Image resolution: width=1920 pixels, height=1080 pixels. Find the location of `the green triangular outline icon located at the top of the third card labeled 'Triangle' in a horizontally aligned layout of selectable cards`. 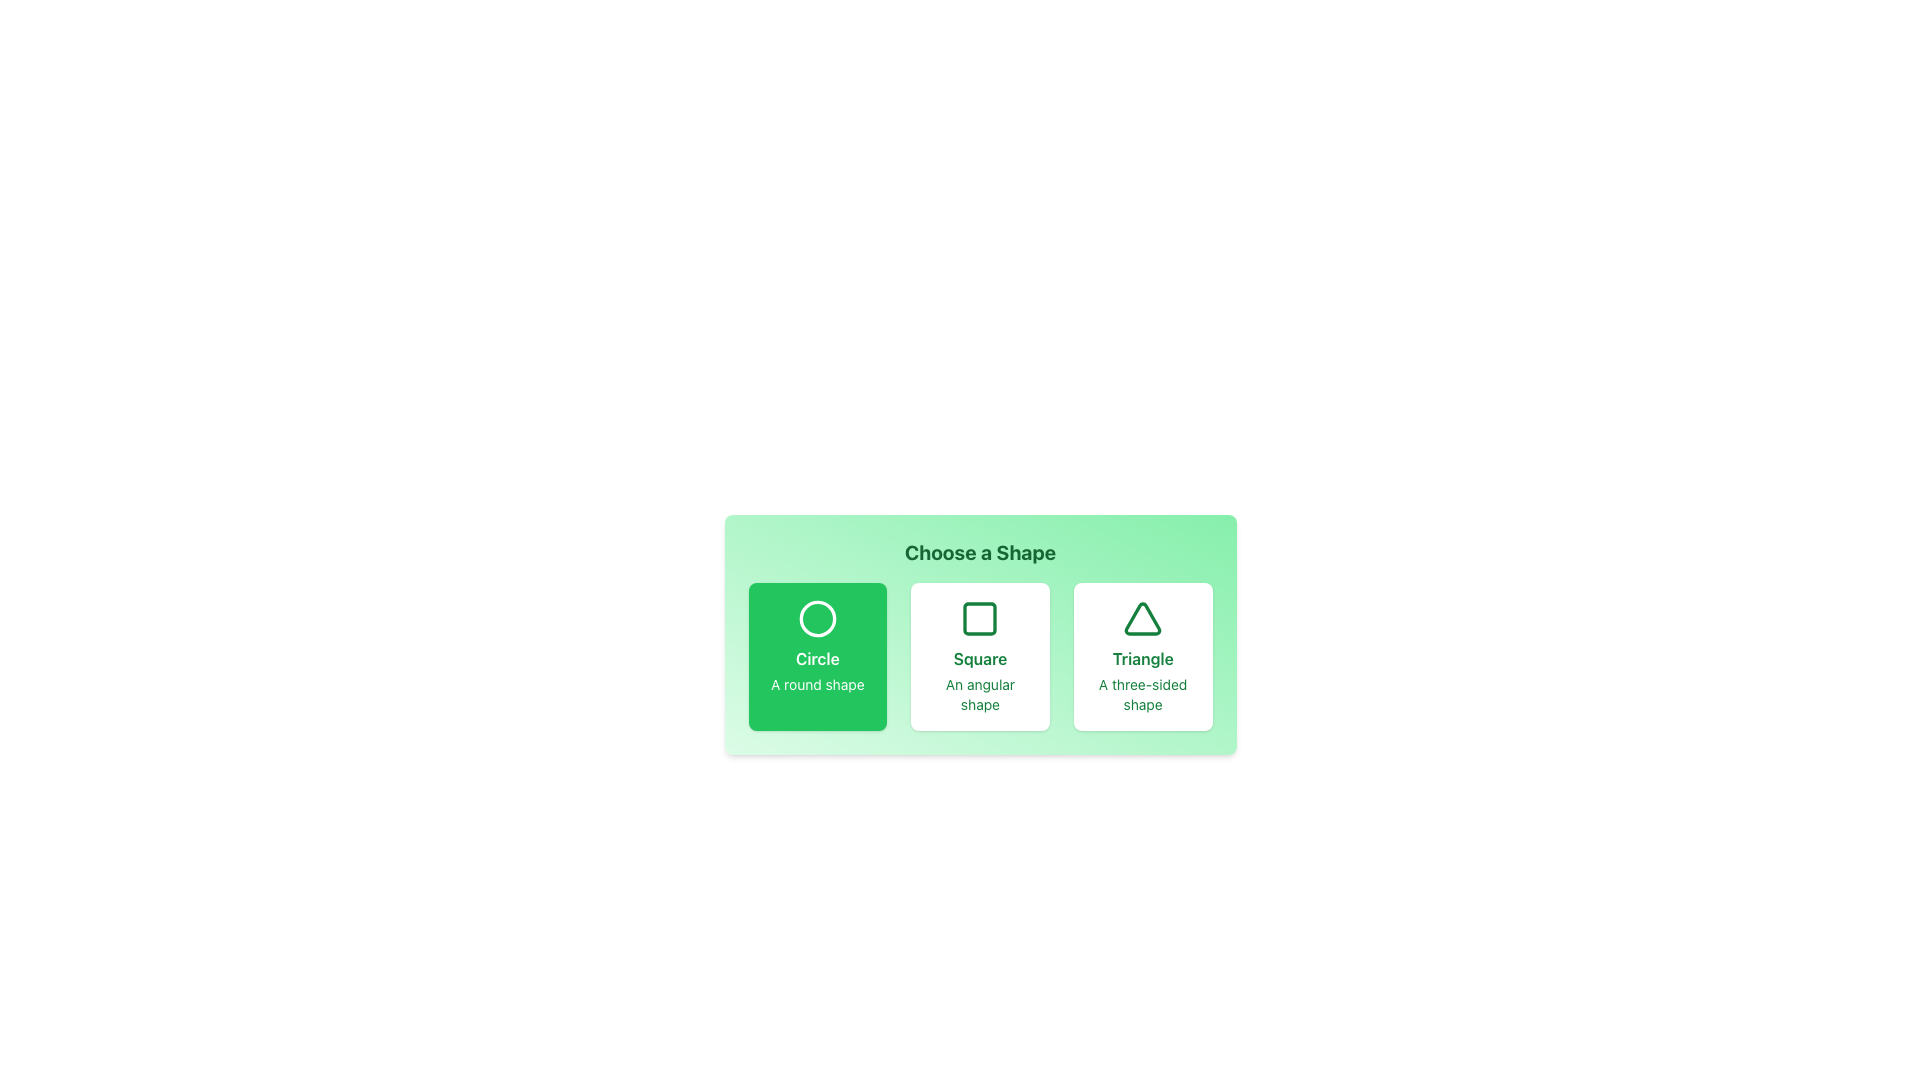

the green triangular outline icon located at the top of the third card labeled 'Triangle' in a horizontally aligned layout of selectable cards is located at coordinates (1143, 617).